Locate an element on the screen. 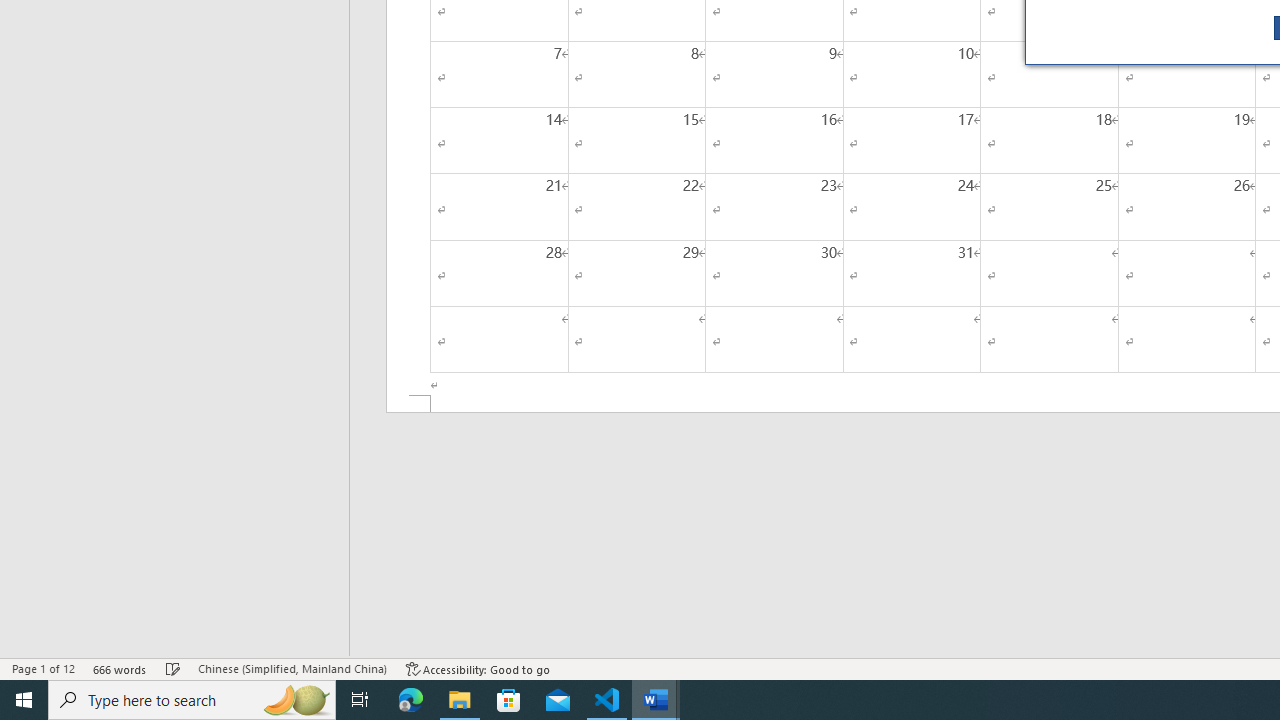 The width and height of the screenshot is (1280, 720). 'Microsoft Store' is located at coordinates (509, 698).